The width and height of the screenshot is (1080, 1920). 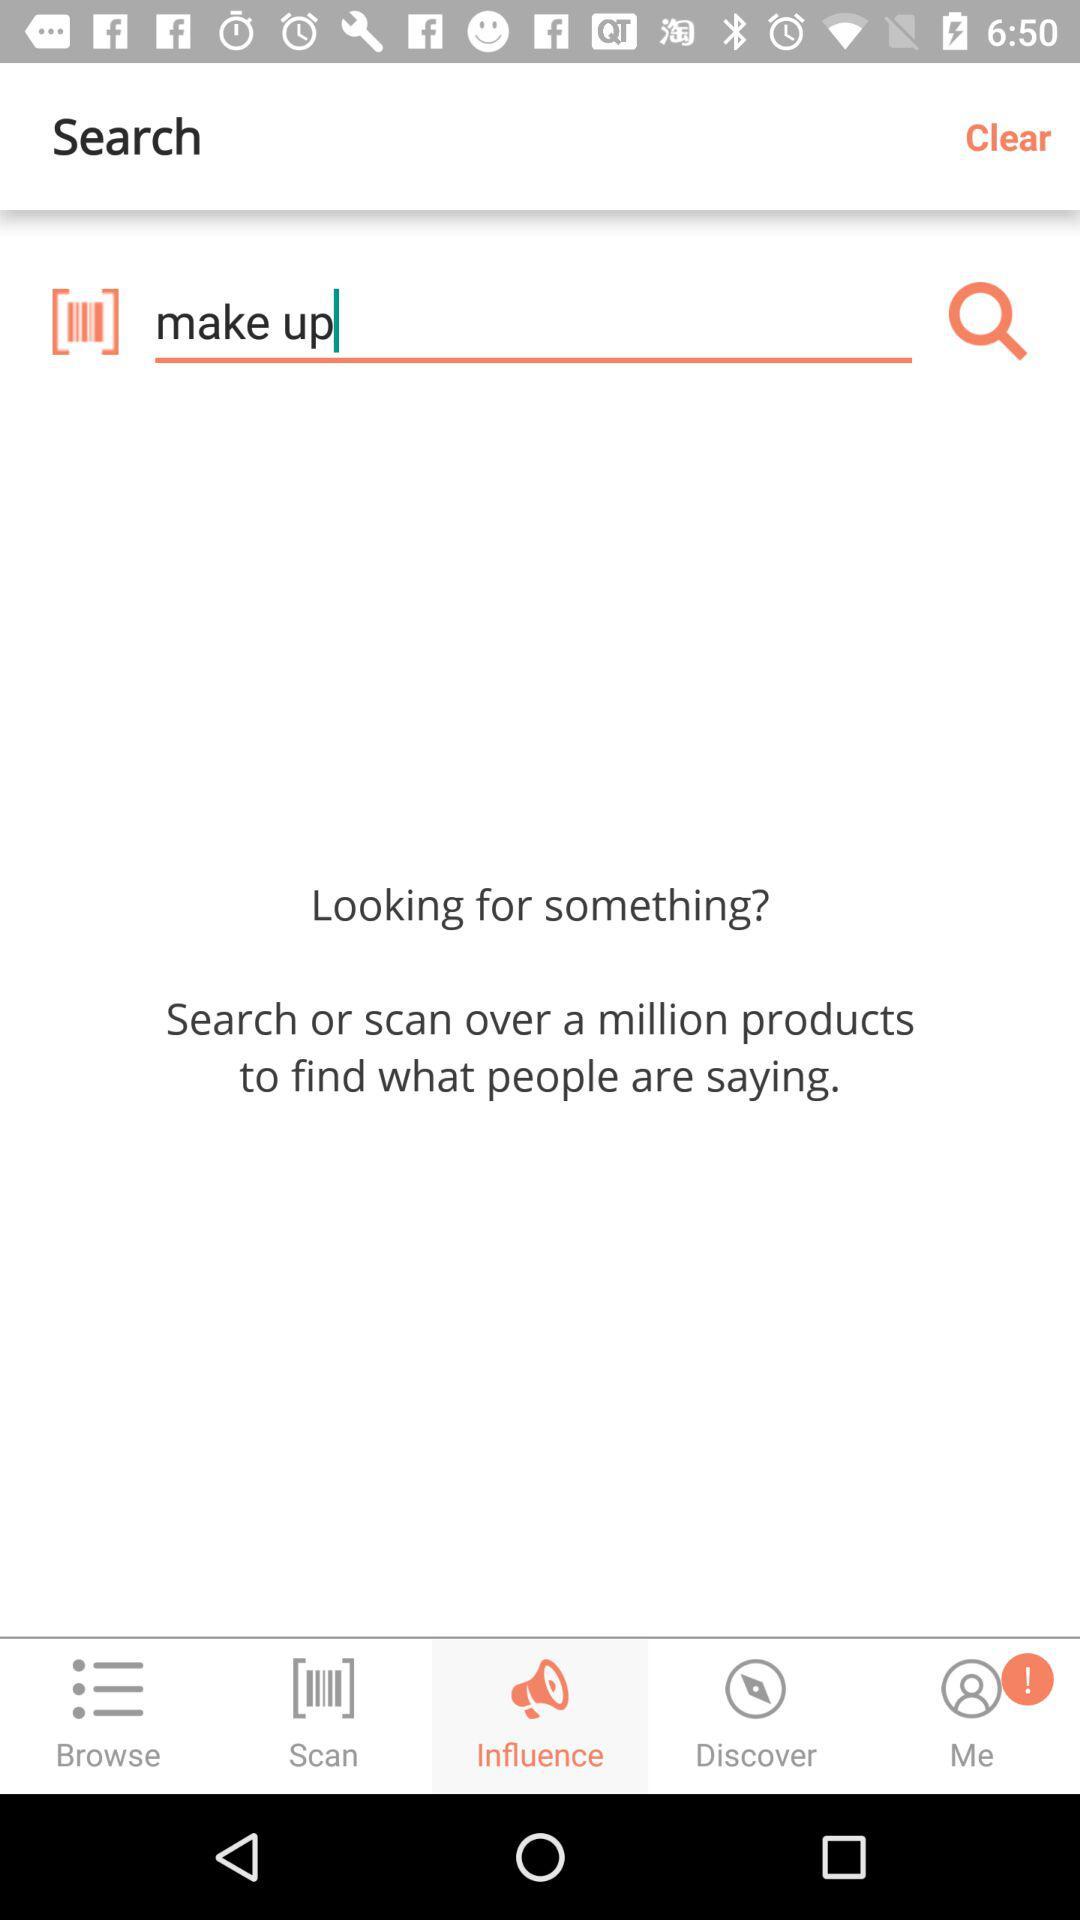 What do you see at coordinates (987, 321) in the screenshot?
I see `search` at bounding box center [987, 321].